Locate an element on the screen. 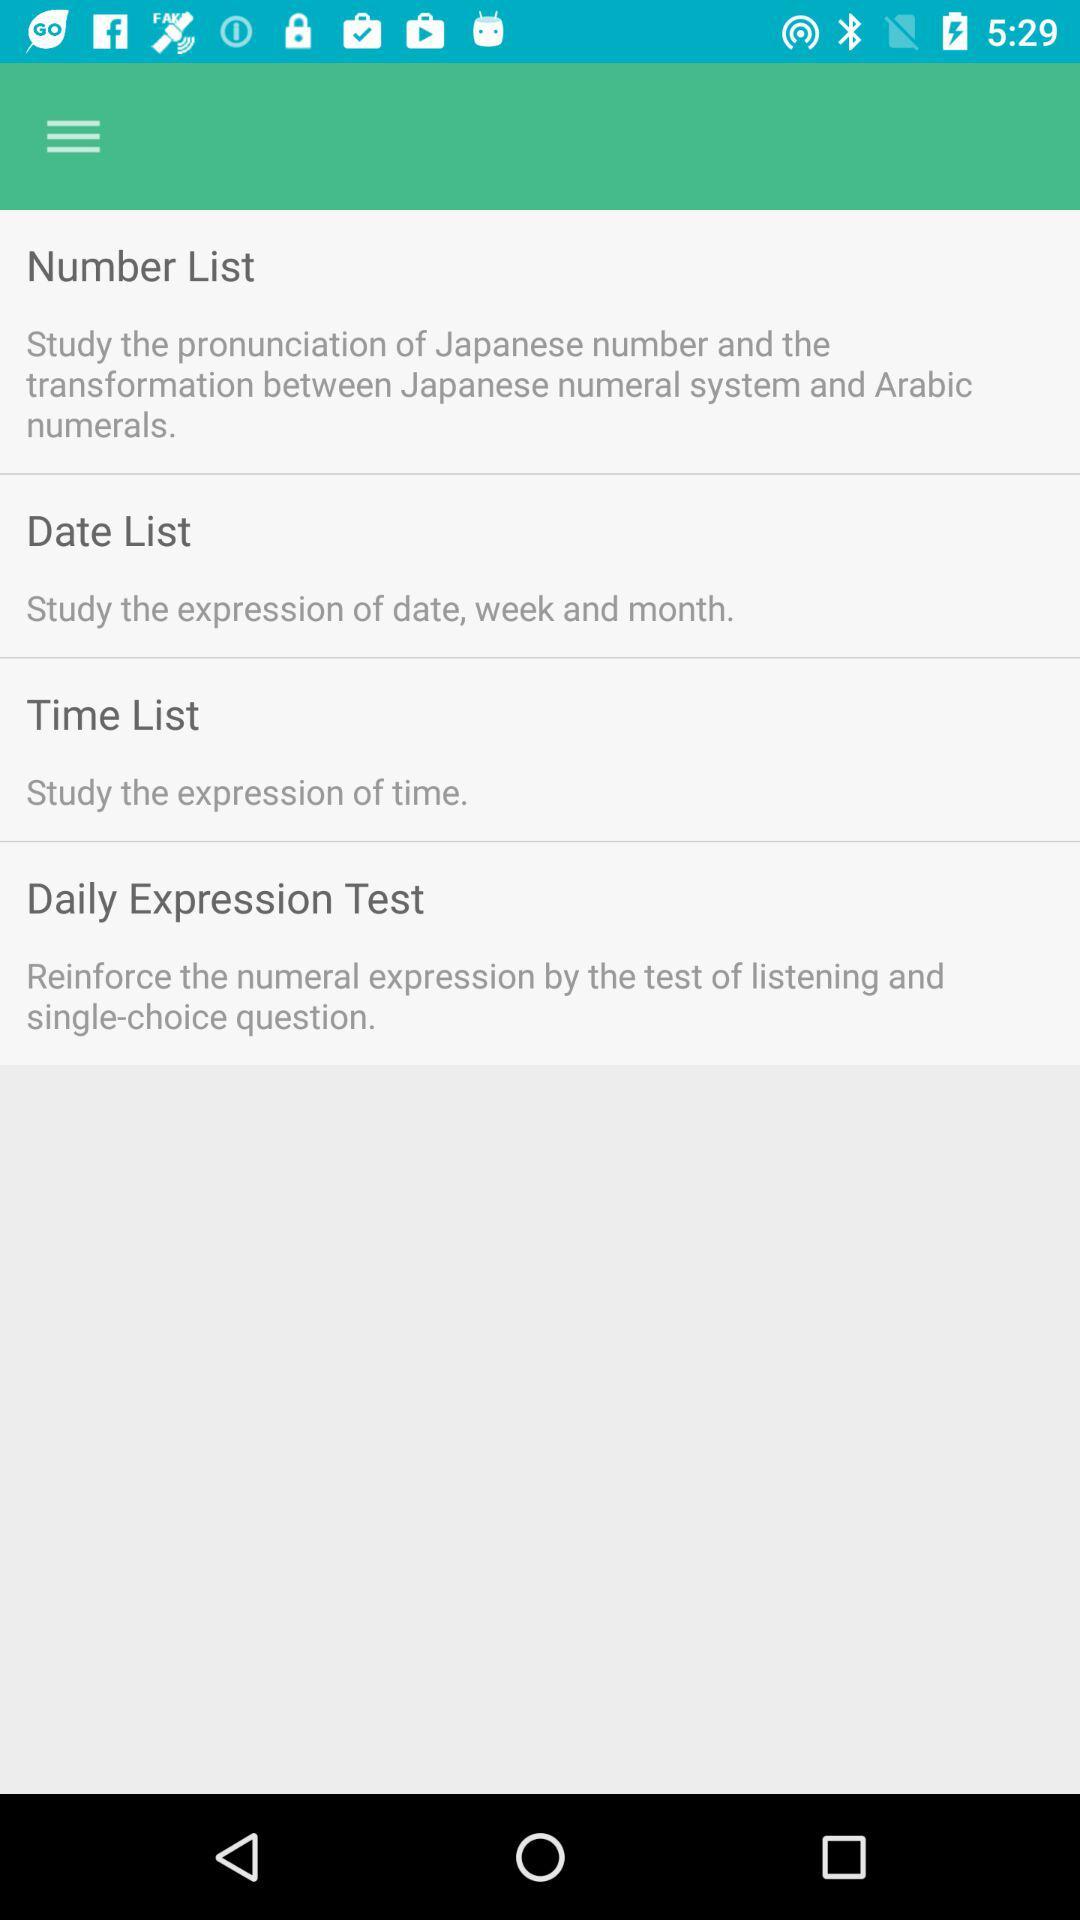 This screenshot has width=1080, height=1920. the app above the study the expression app is located at coordinates (112, 713).